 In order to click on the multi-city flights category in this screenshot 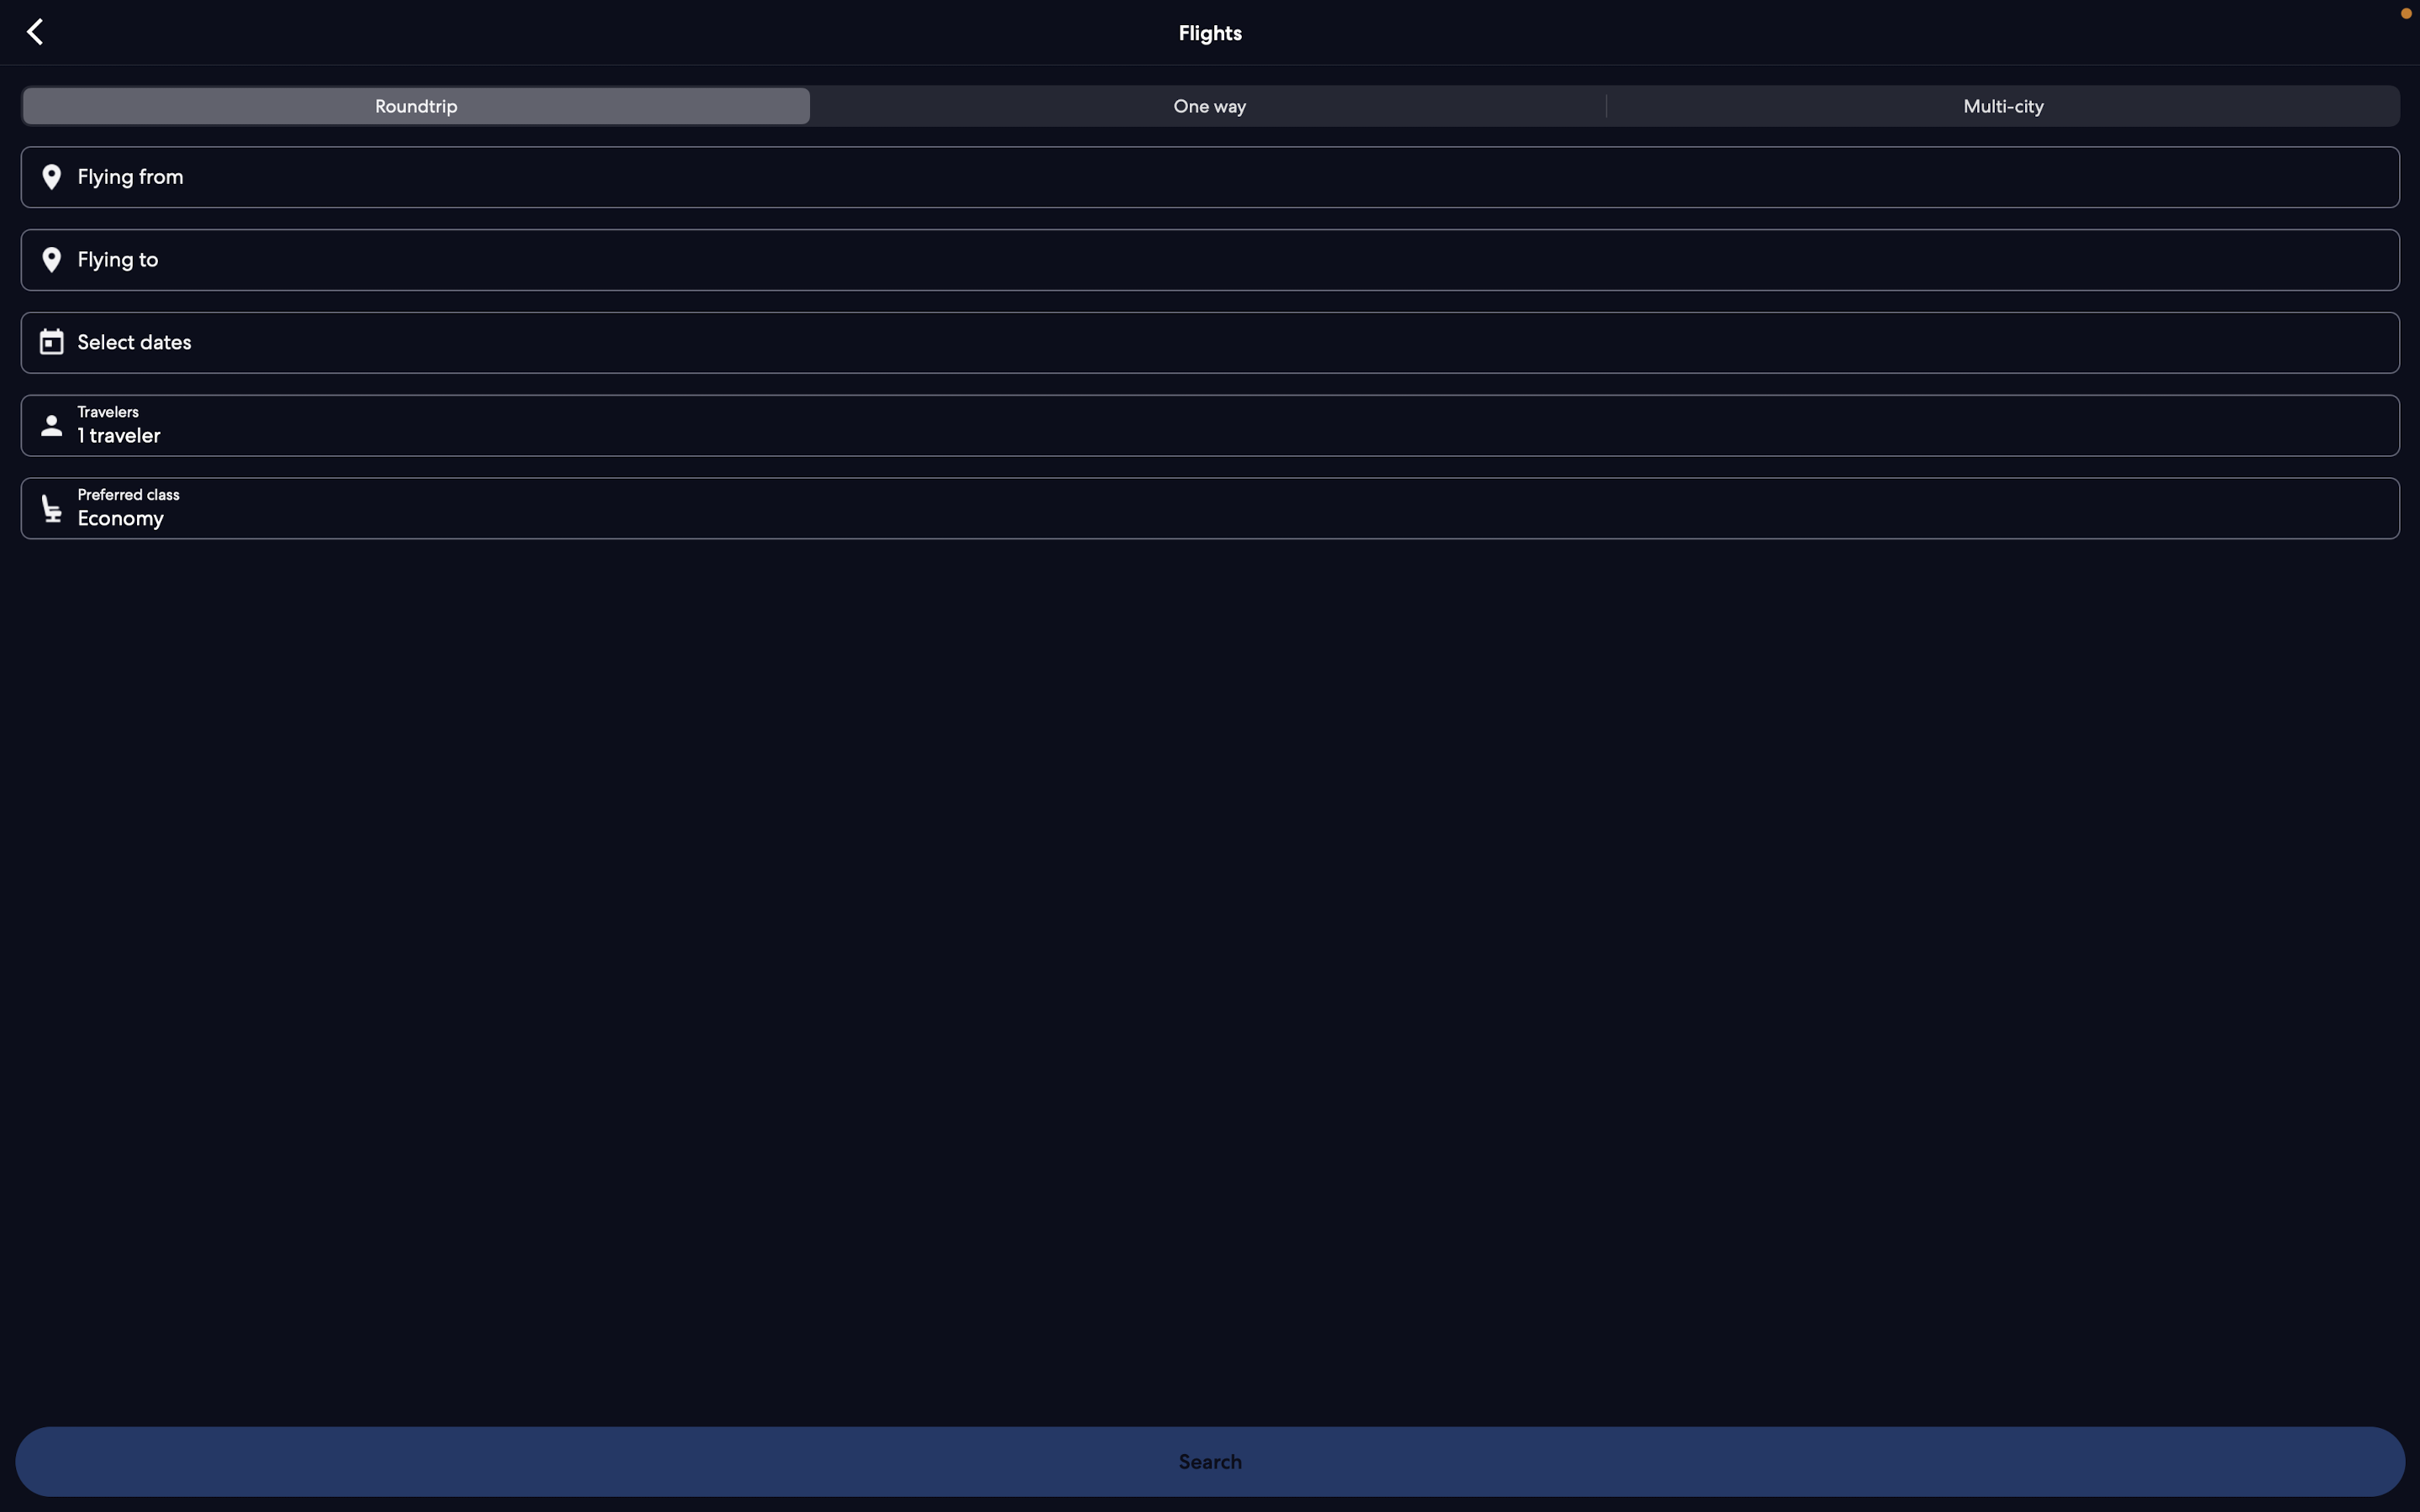, I will do `click(1997, 109)`.